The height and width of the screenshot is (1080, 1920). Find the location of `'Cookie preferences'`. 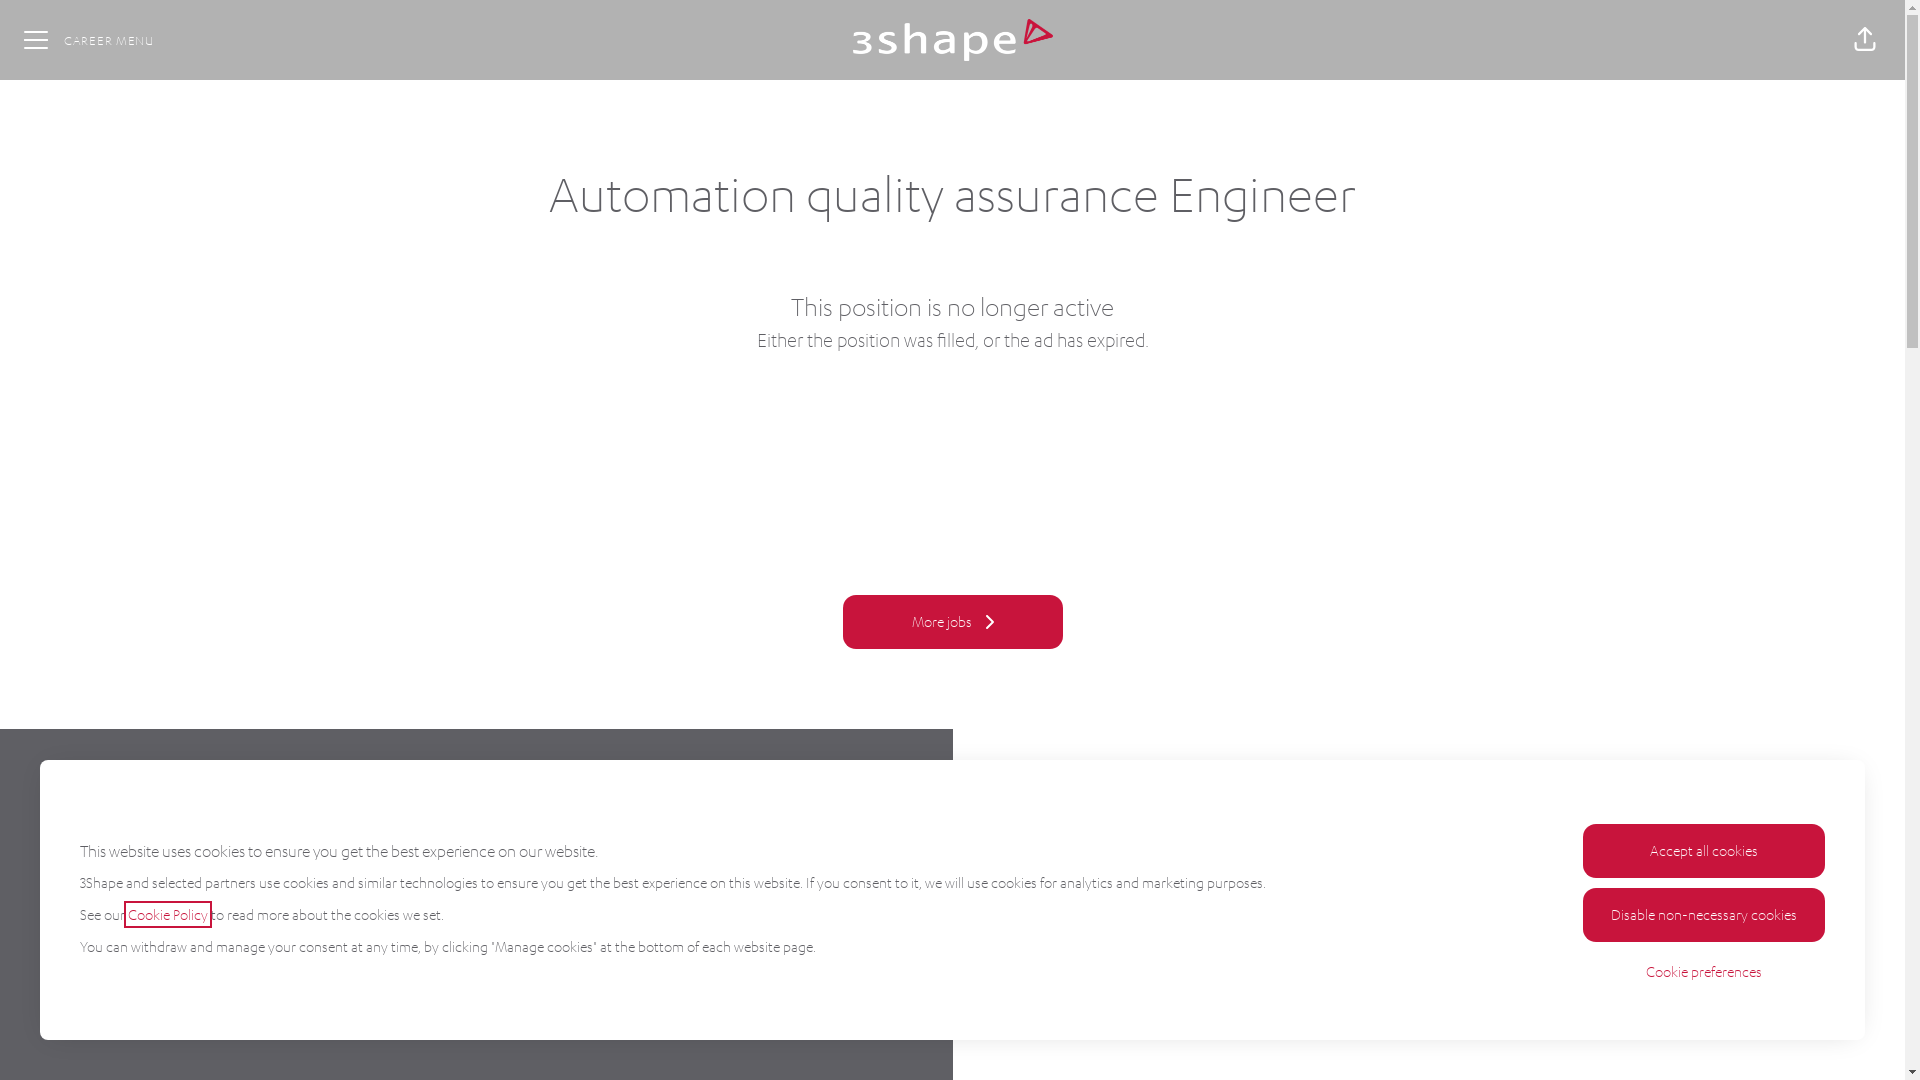

'Cookie preferences' is located at coordinates (1703, 971).